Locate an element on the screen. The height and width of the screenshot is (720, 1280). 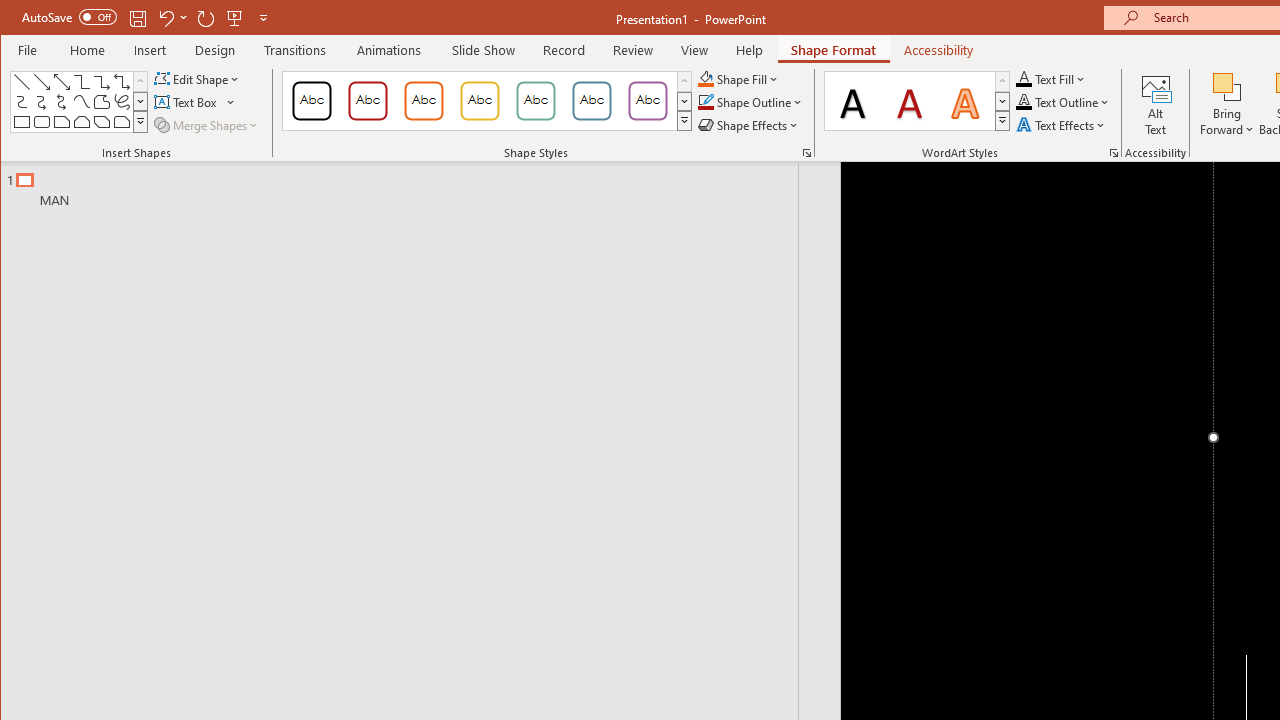
'Text Outline RGB(0, 0, 0)' is located at coordinates (1024, 102).